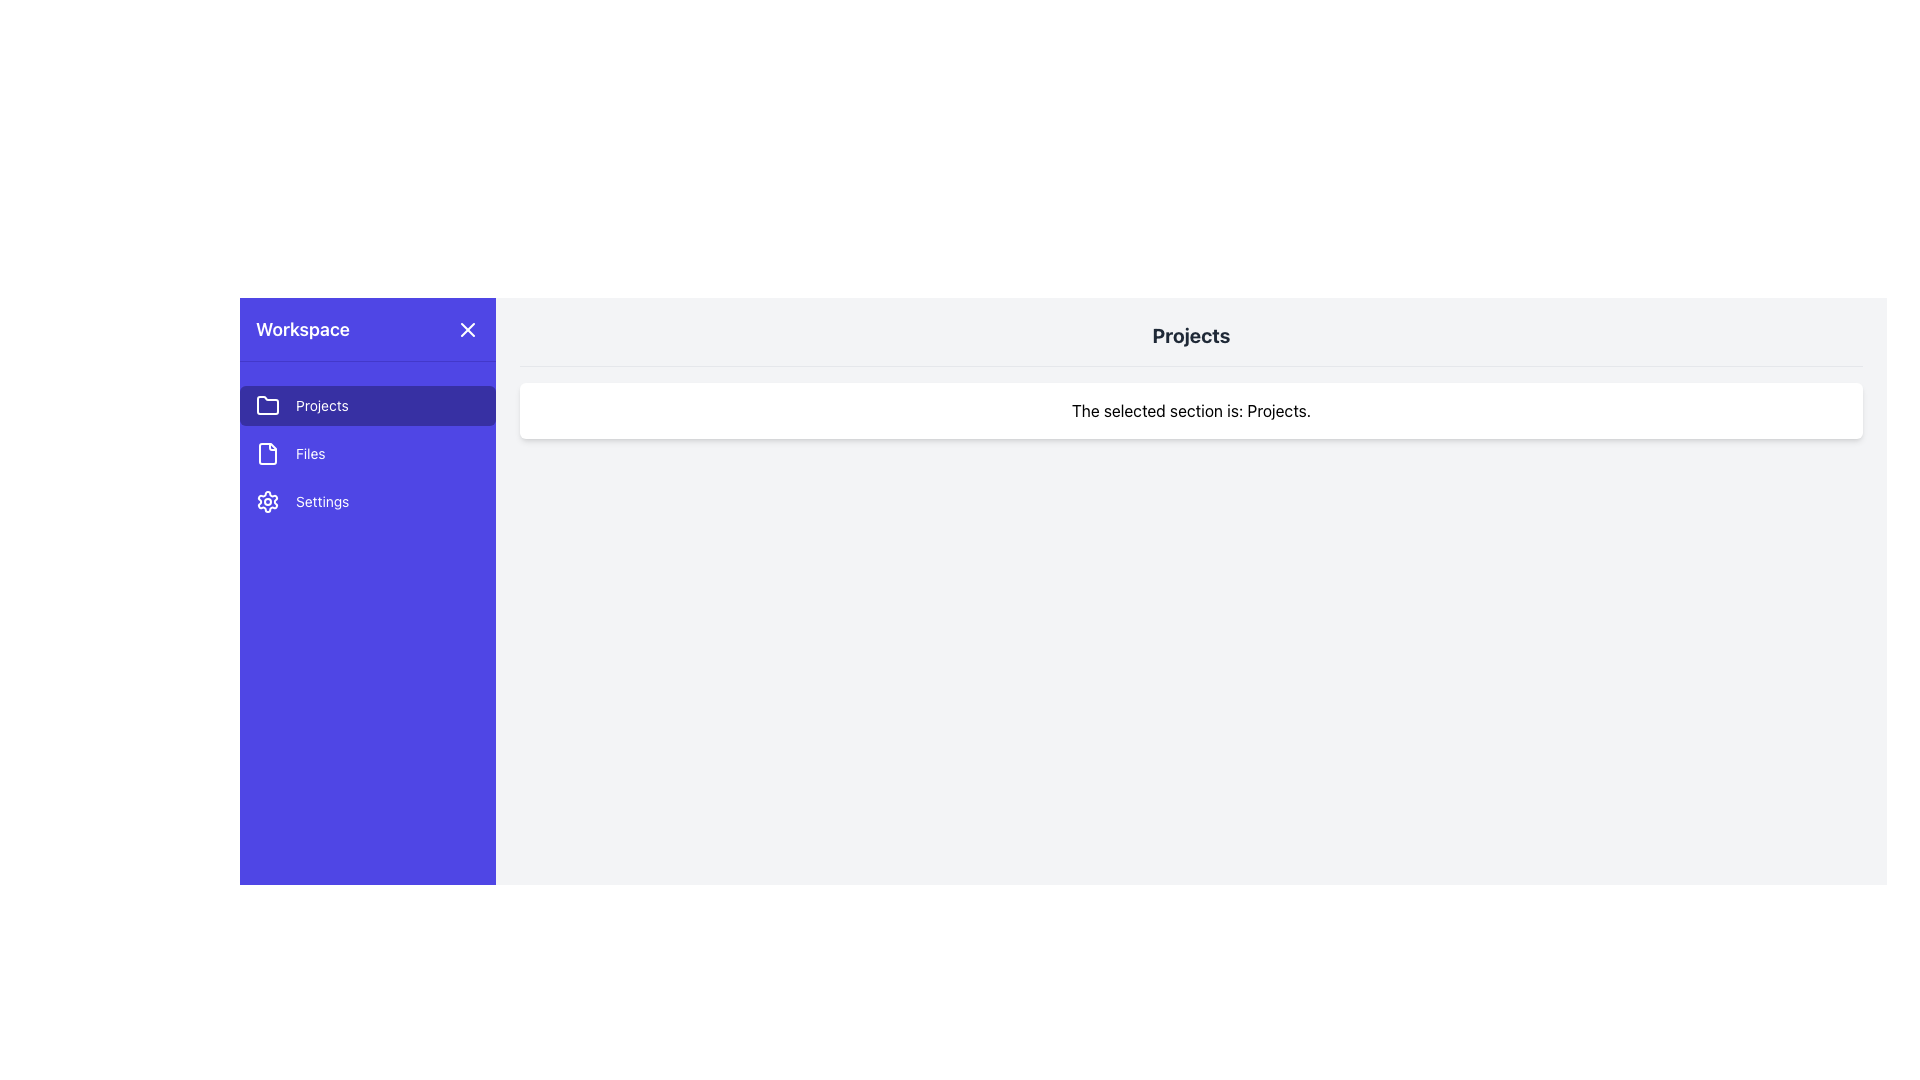 The image size is (1920, 1080). What do you see at coordinates (267, 454) in the screenshot?
I see `the 'Files' icon in the vertical navigation bar on the left side of the interface` at bounding box center [267, 454].